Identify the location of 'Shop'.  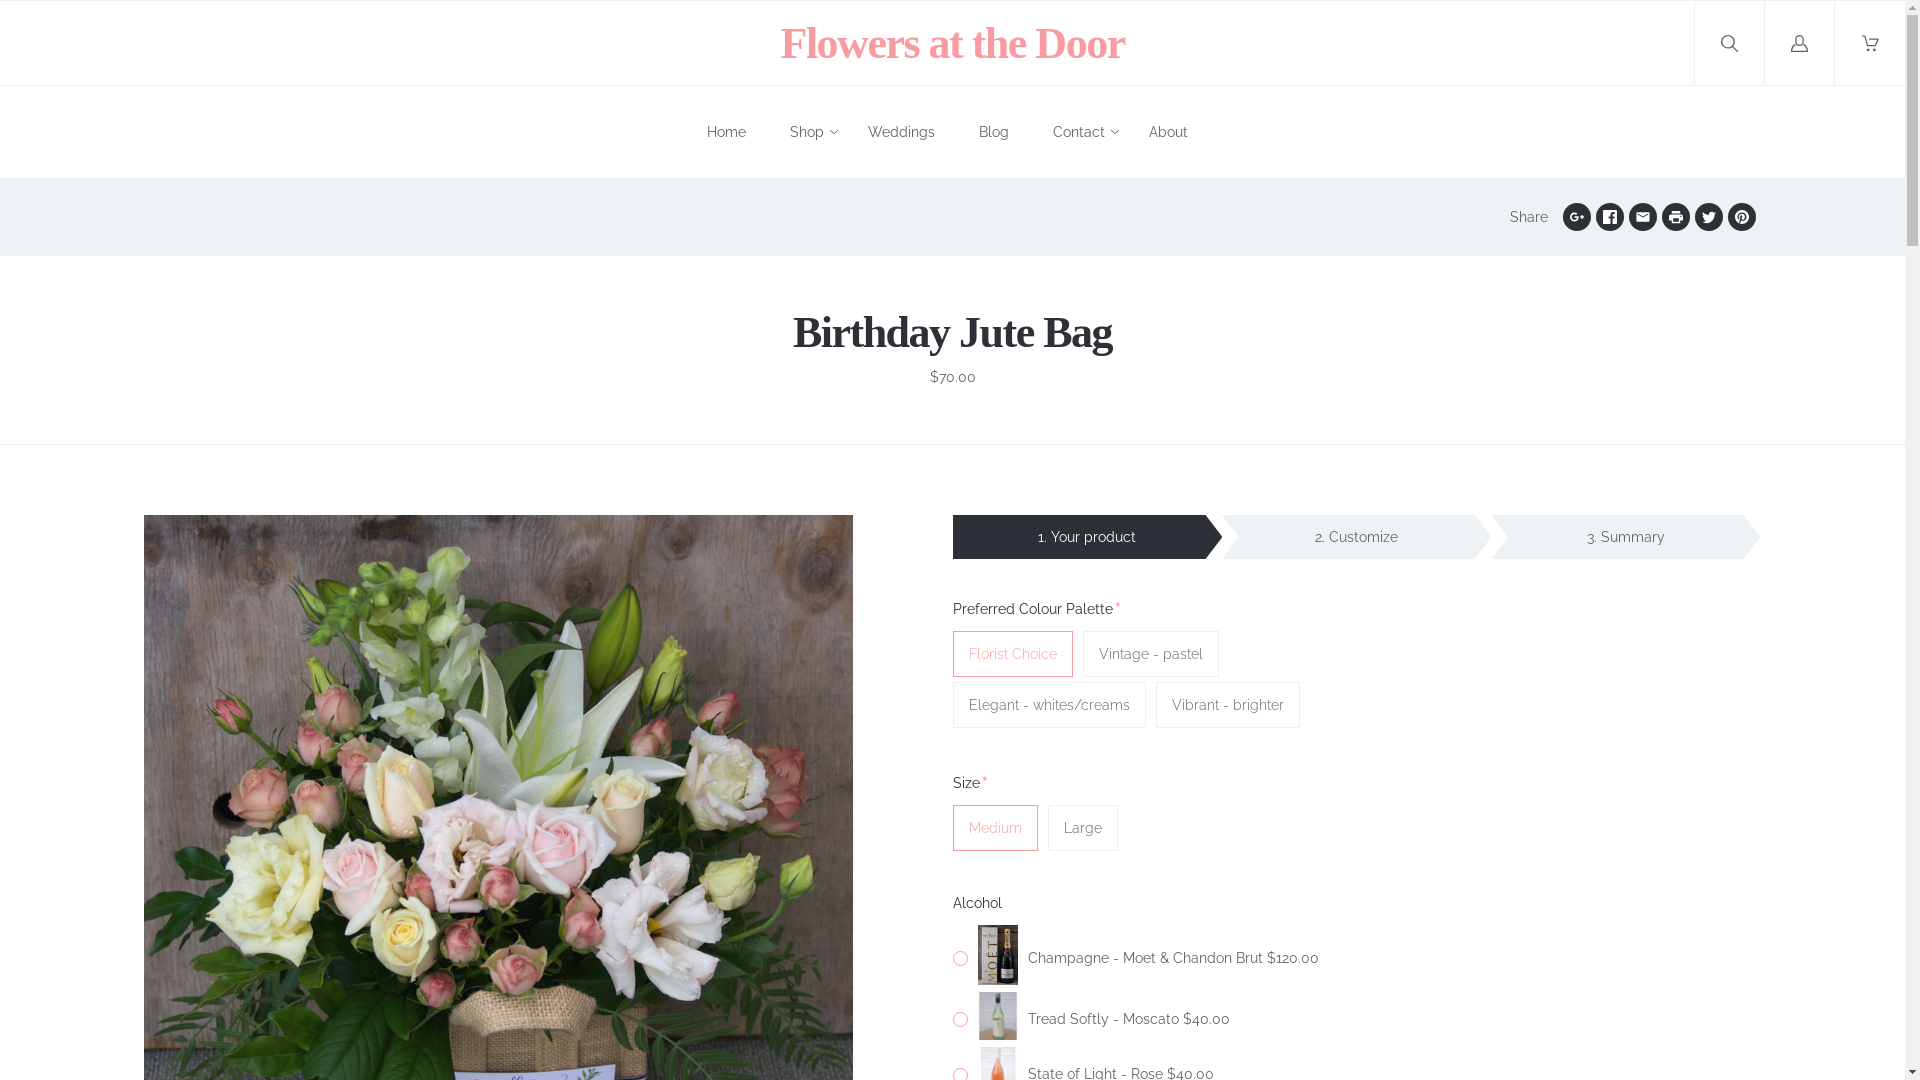
(806, 132).